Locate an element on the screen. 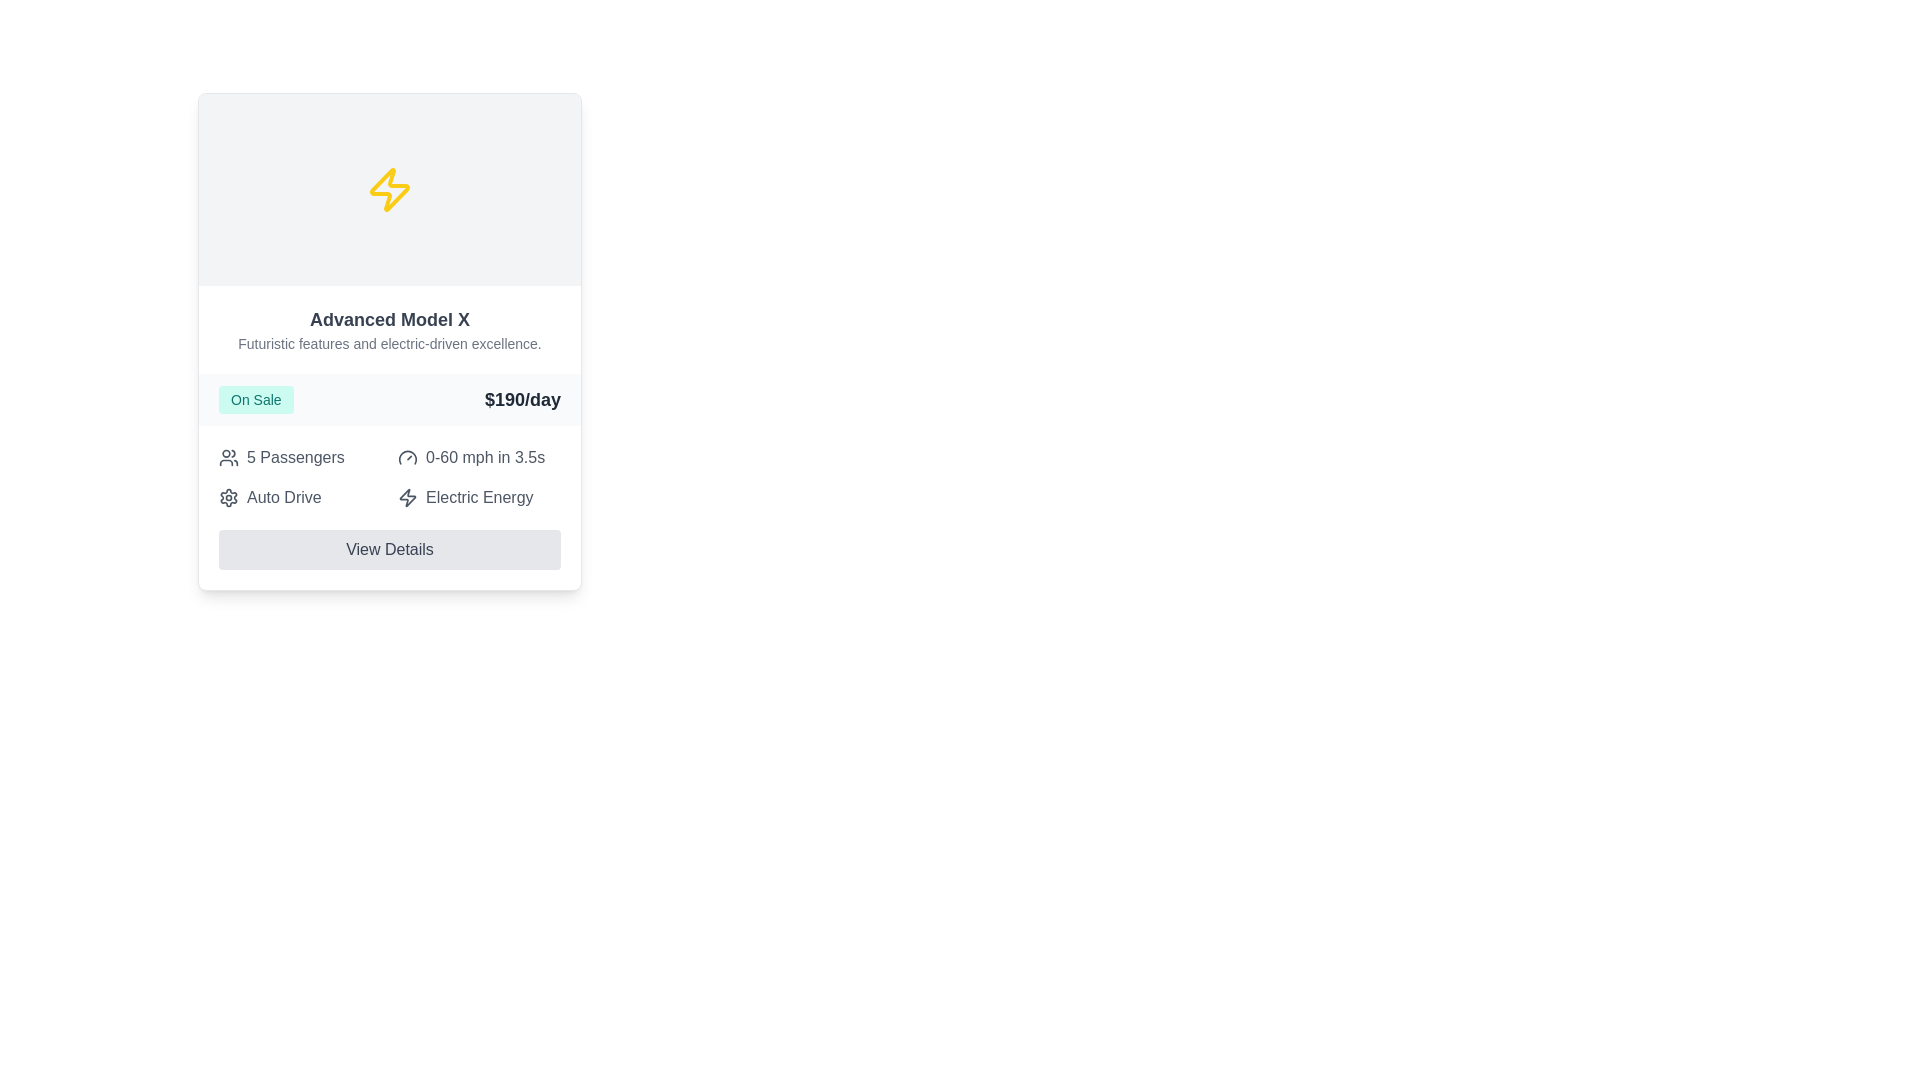 This screenshot has width=1920, height=1080. the styling of the settings icon, which is a gear or cogwheel symbol located at the bottom right corner of the context image is located at coordinates (229, 496).